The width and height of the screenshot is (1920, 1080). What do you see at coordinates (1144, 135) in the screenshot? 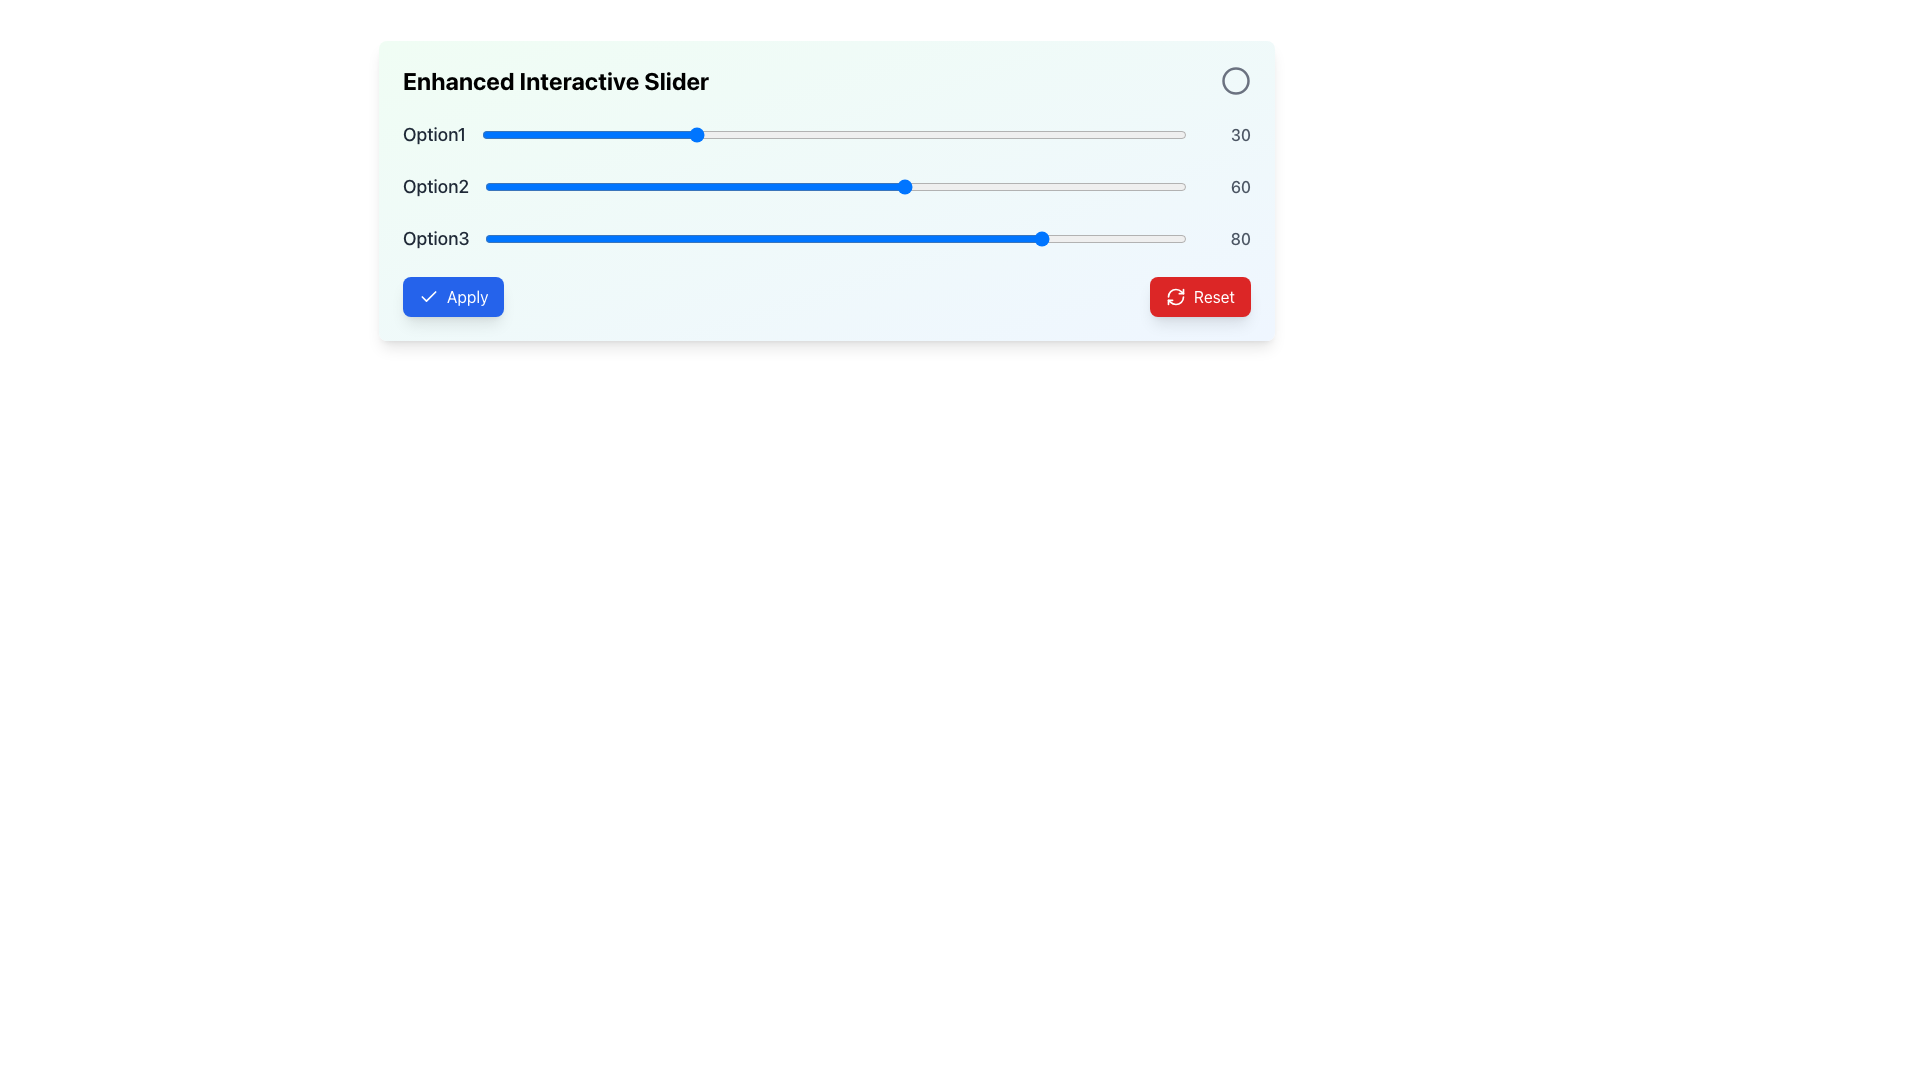
I see `the value of the slider` at bounding box center [1144, 135].